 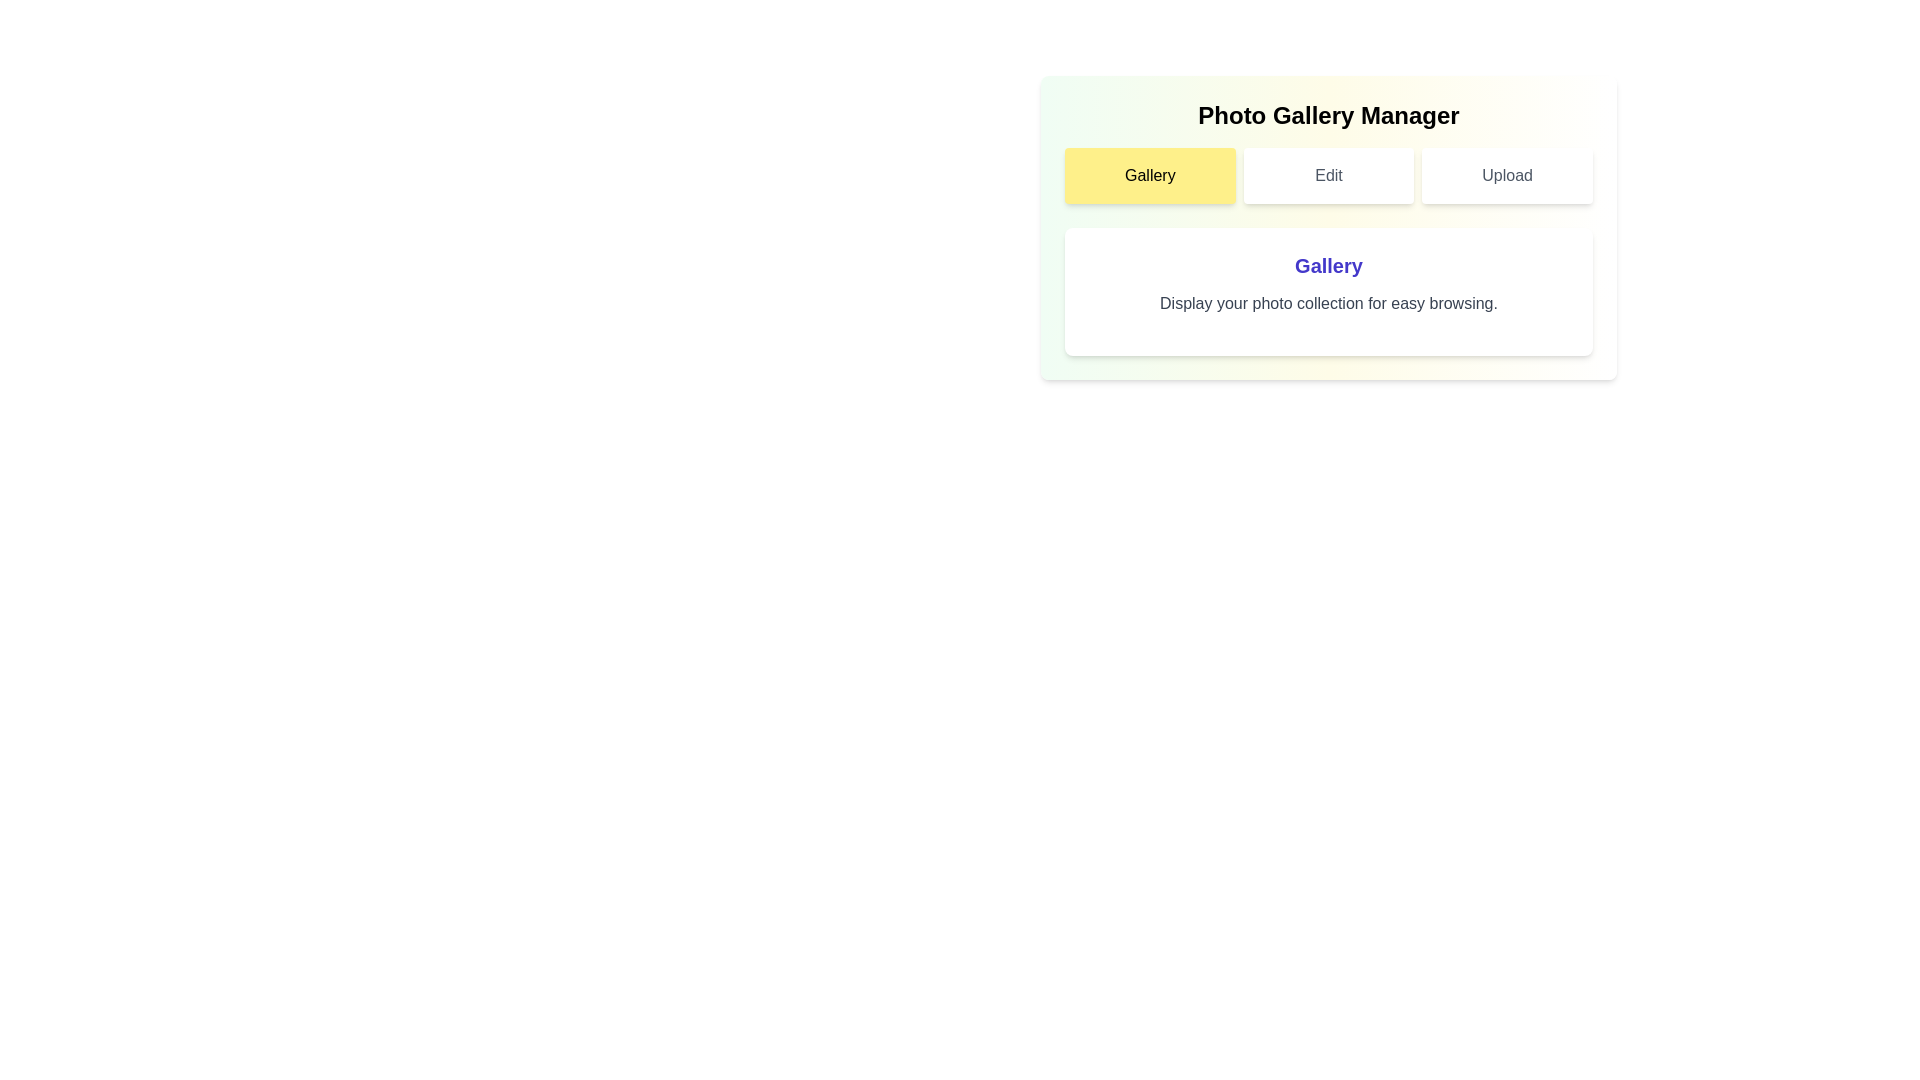 I want to click on the Gallery button located in the top-left corner of the button group in the 'Photo Gallery Manager' interface, so click(x=1150, y=175).